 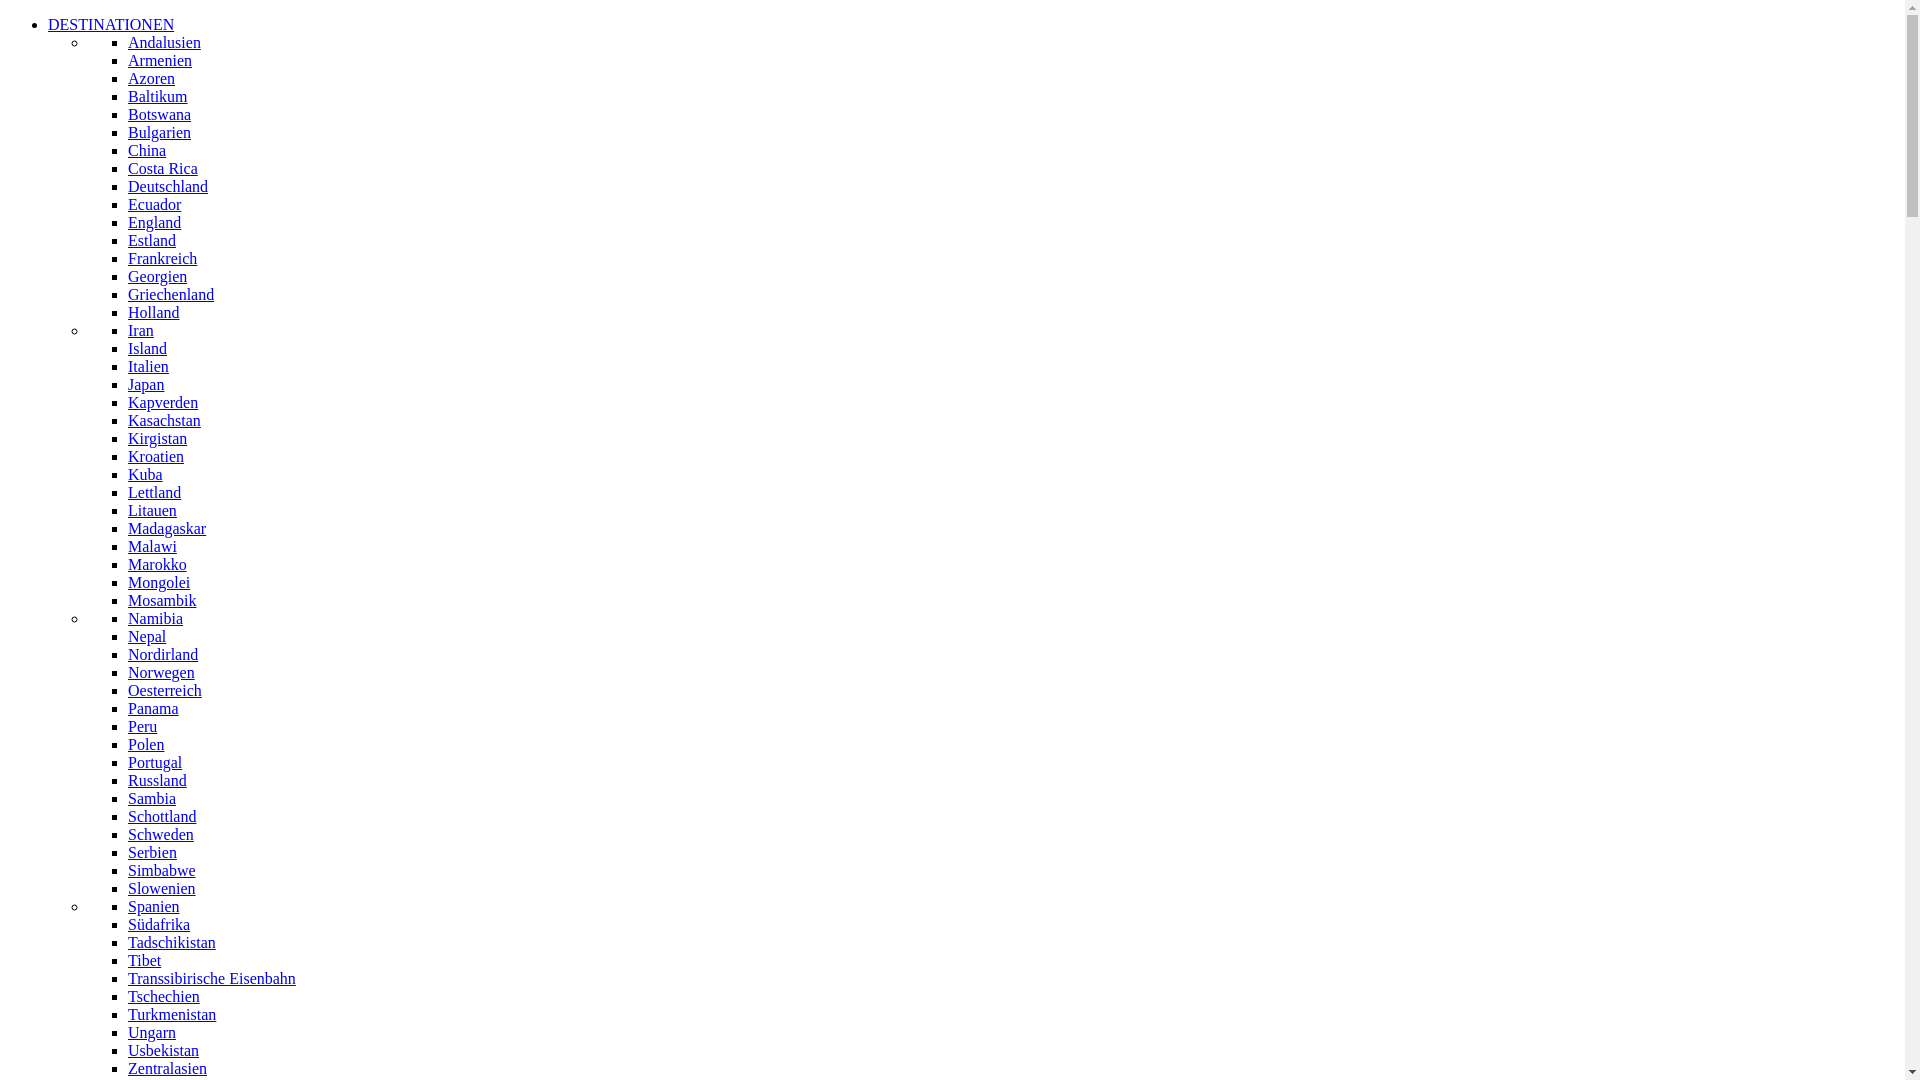 I want to click on 'Marokko', so click(x=156, y=564).